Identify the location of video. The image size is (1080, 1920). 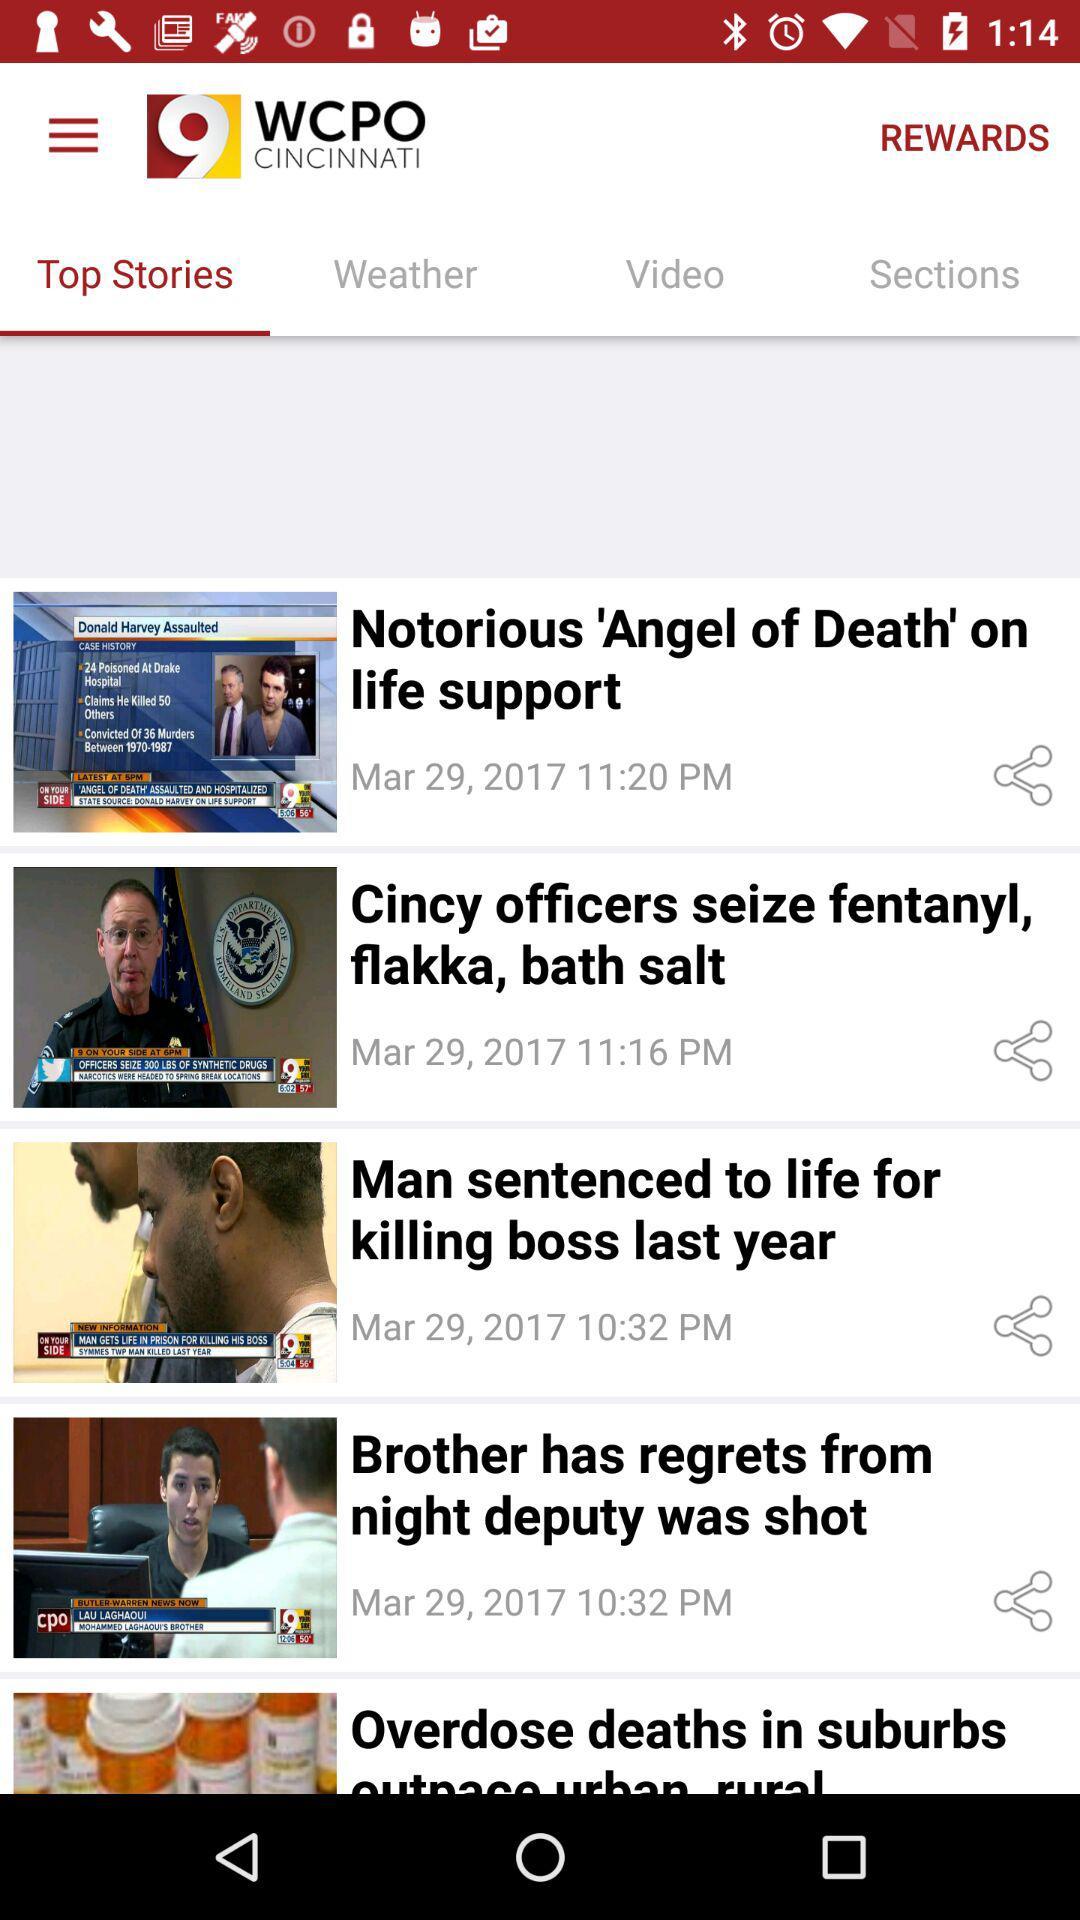
(174, 1742).